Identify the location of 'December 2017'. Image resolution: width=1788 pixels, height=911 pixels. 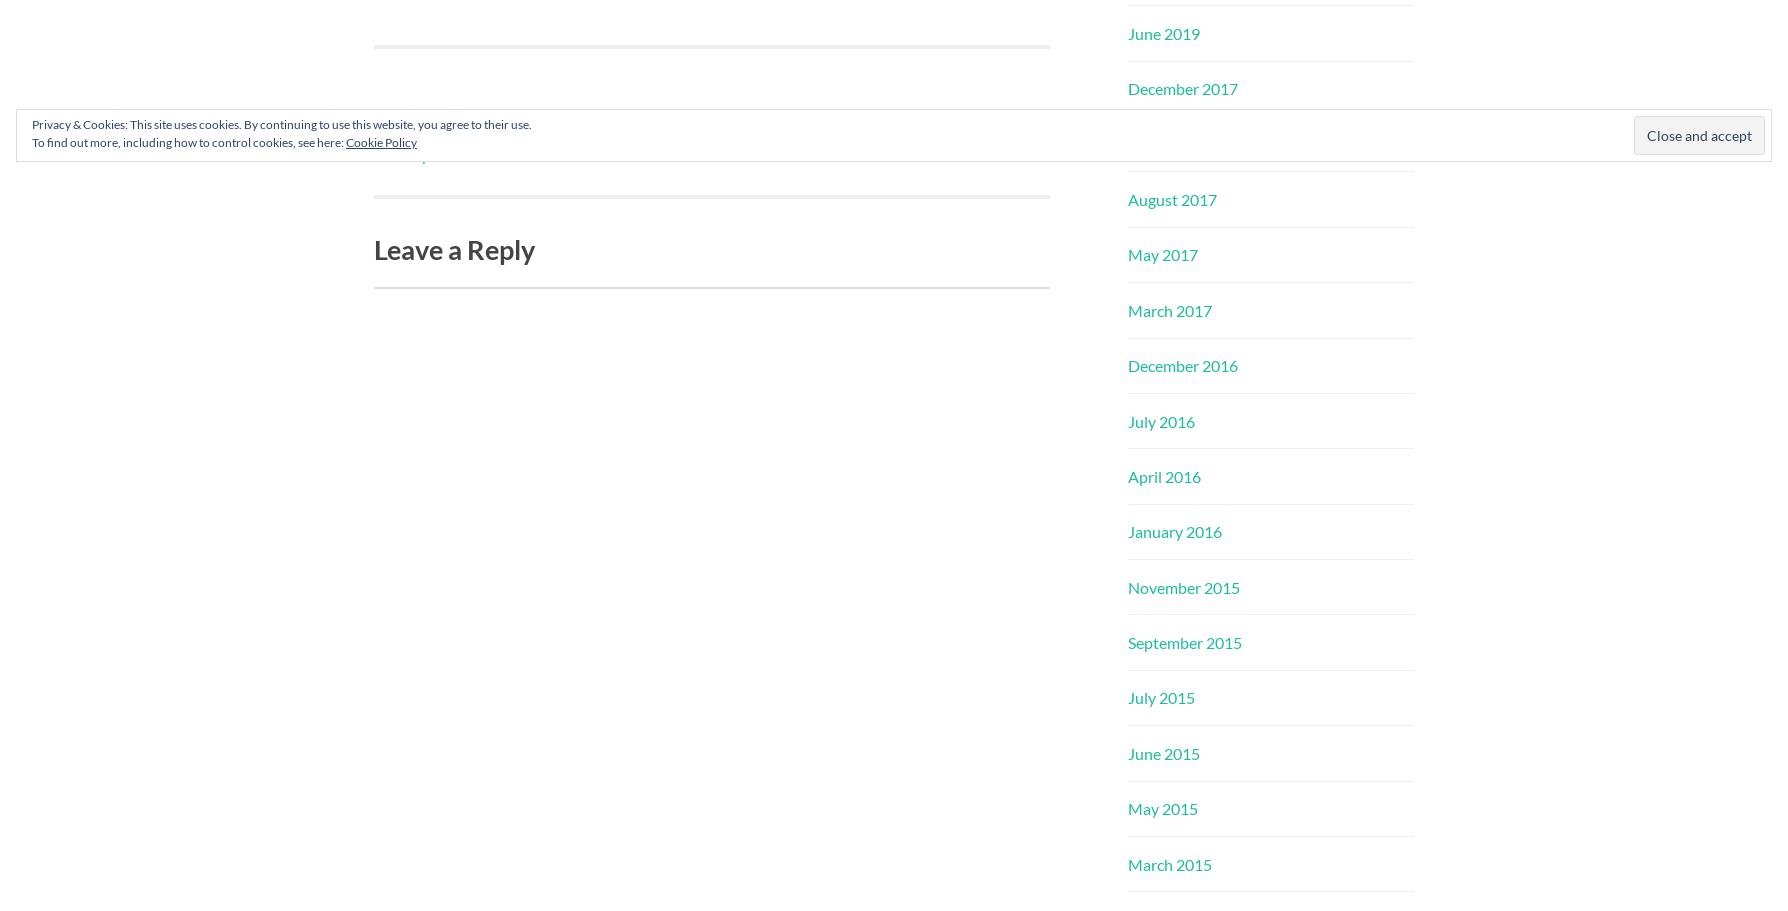
(1127, 88).